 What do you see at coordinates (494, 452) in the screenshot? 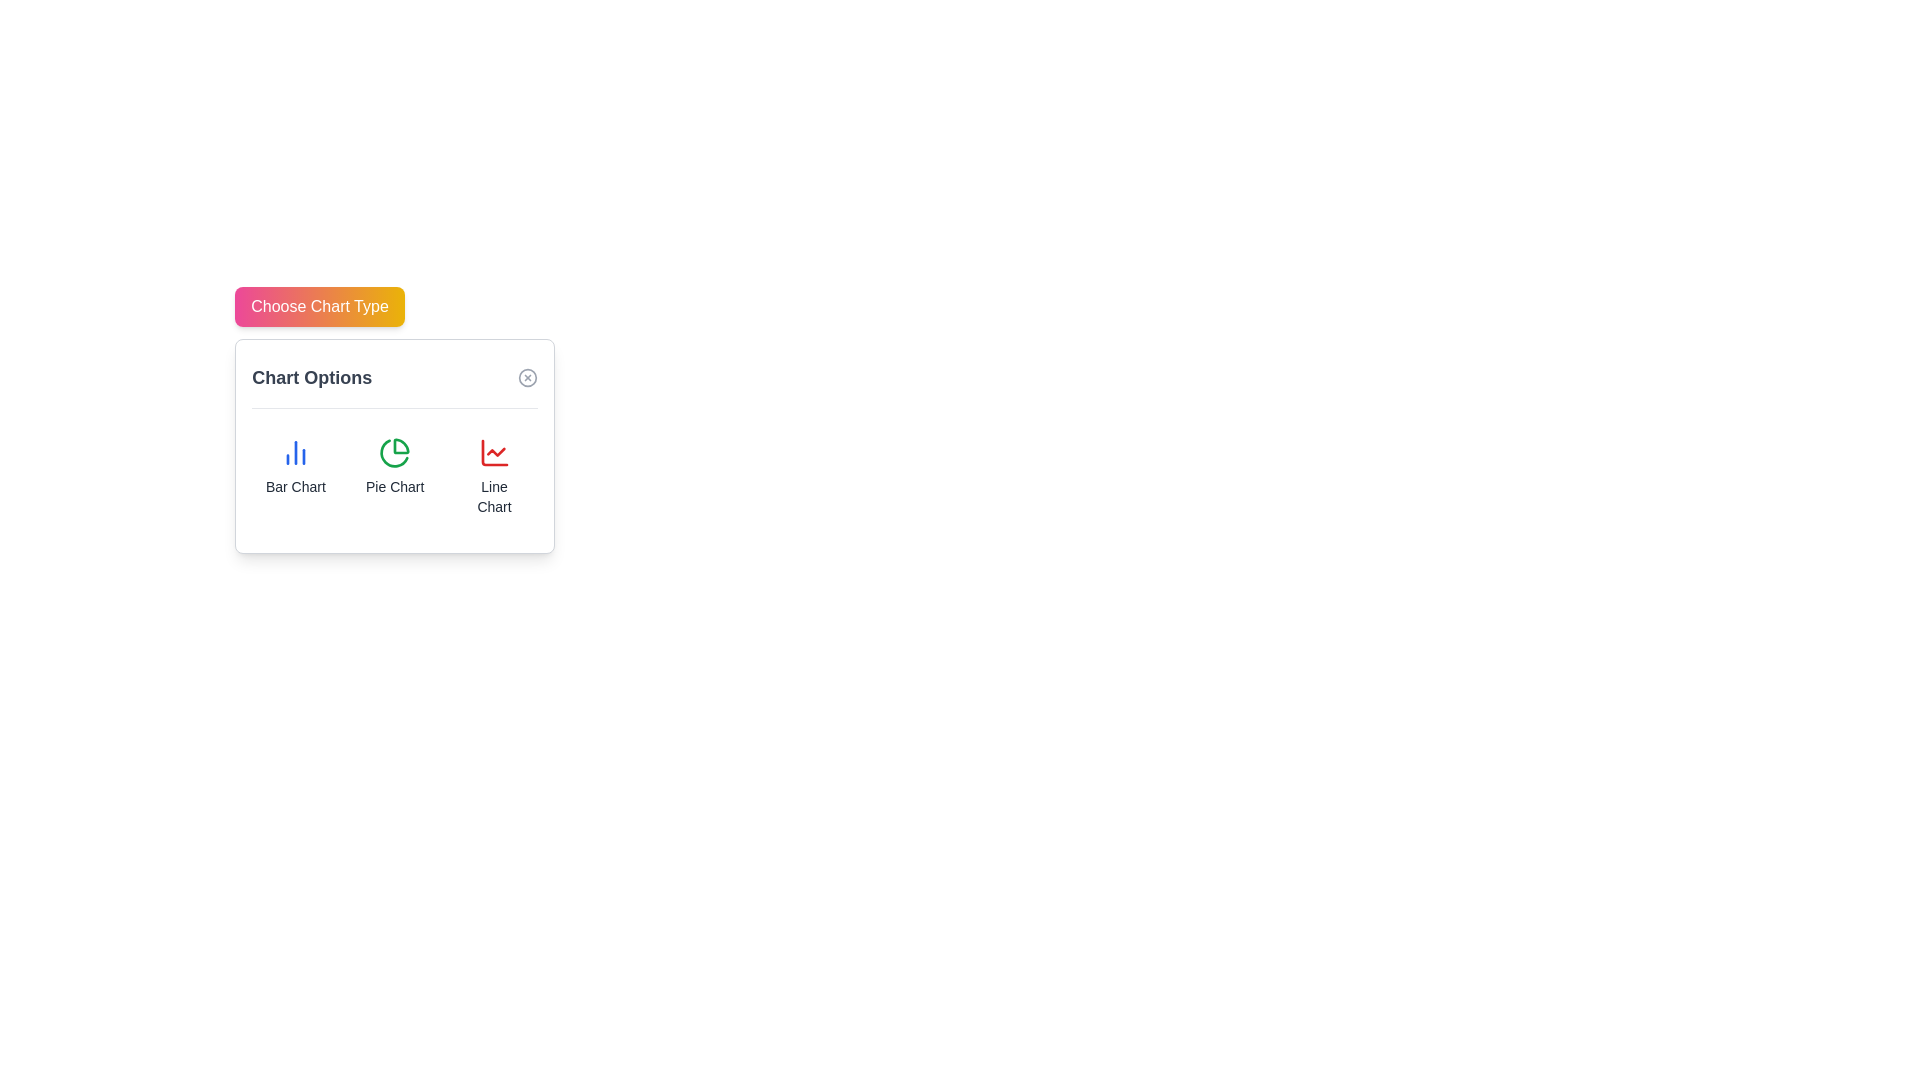
I see `the left-side icon representing the line chart option in the 'Chart Options' popup` at bounding box center [494, 452].